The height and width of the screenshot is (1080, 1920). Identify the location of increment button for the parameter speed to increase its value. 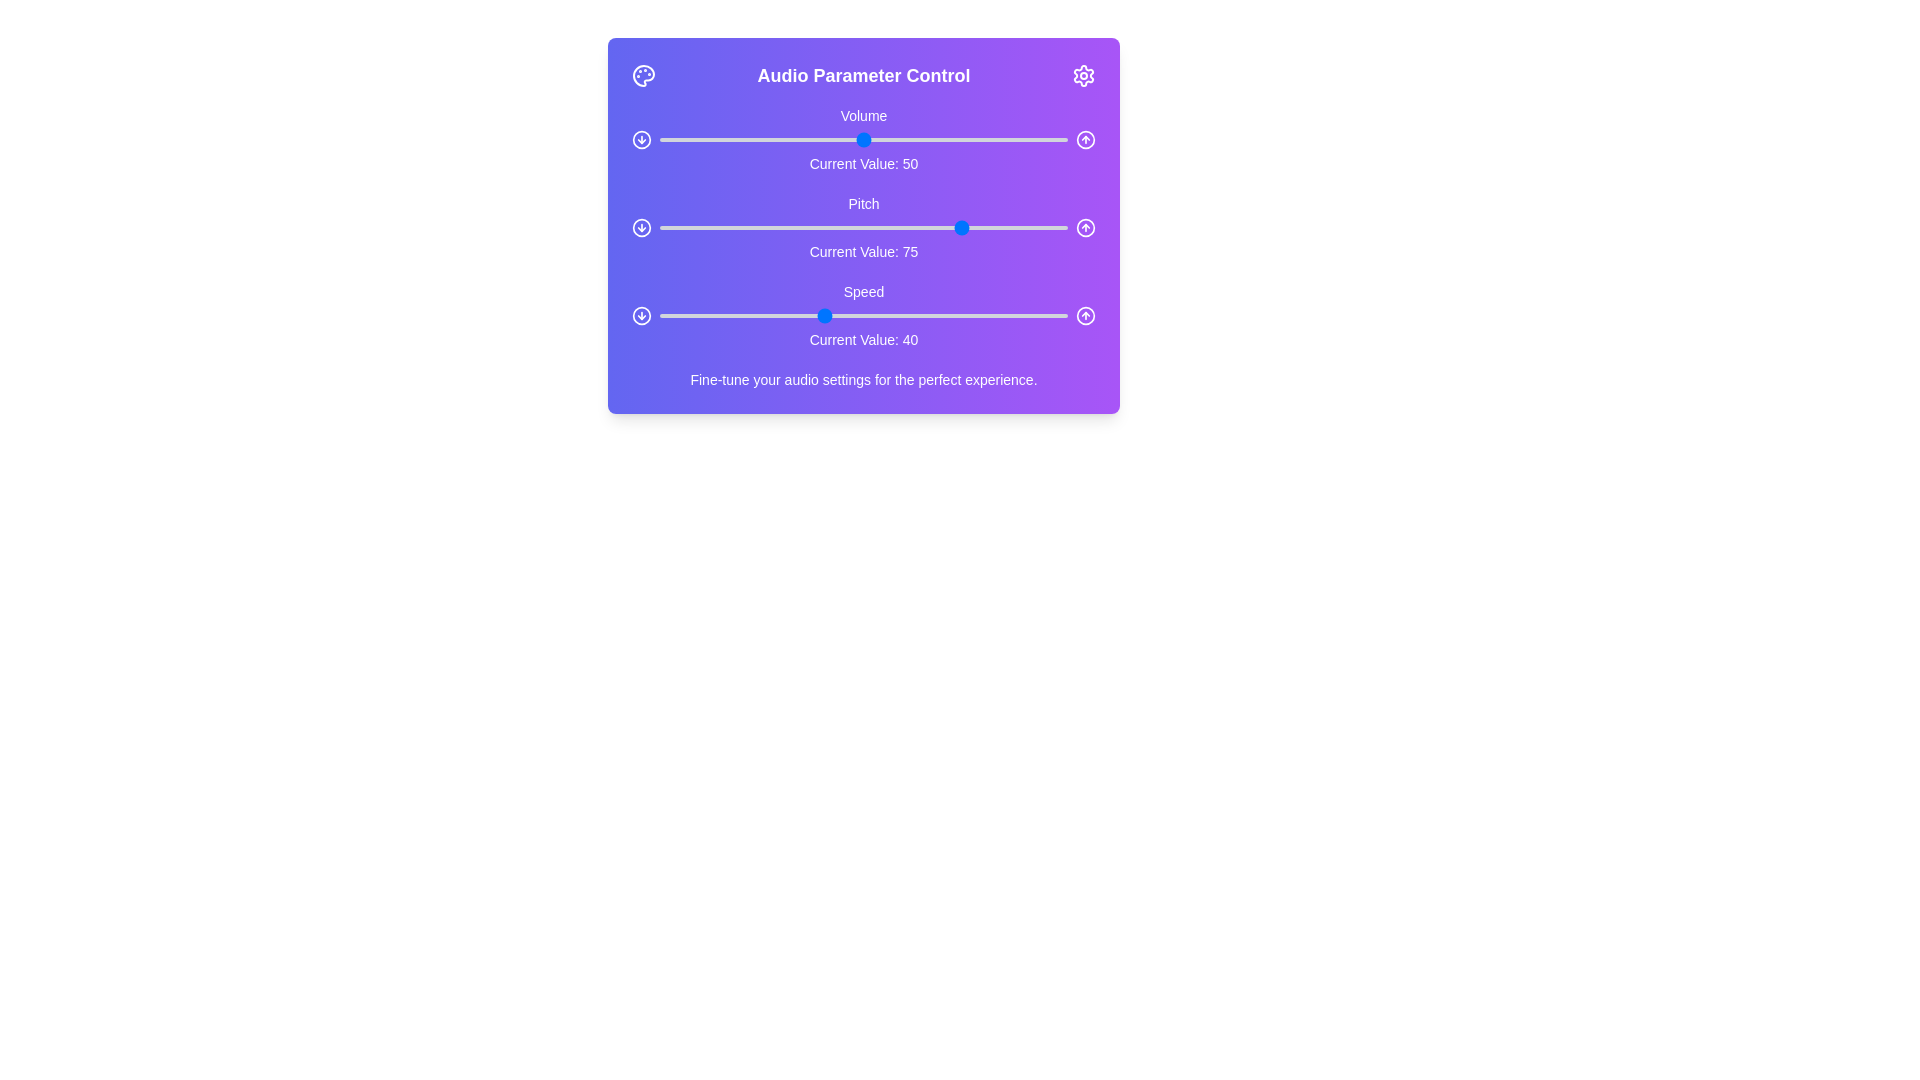
(1084, 315).